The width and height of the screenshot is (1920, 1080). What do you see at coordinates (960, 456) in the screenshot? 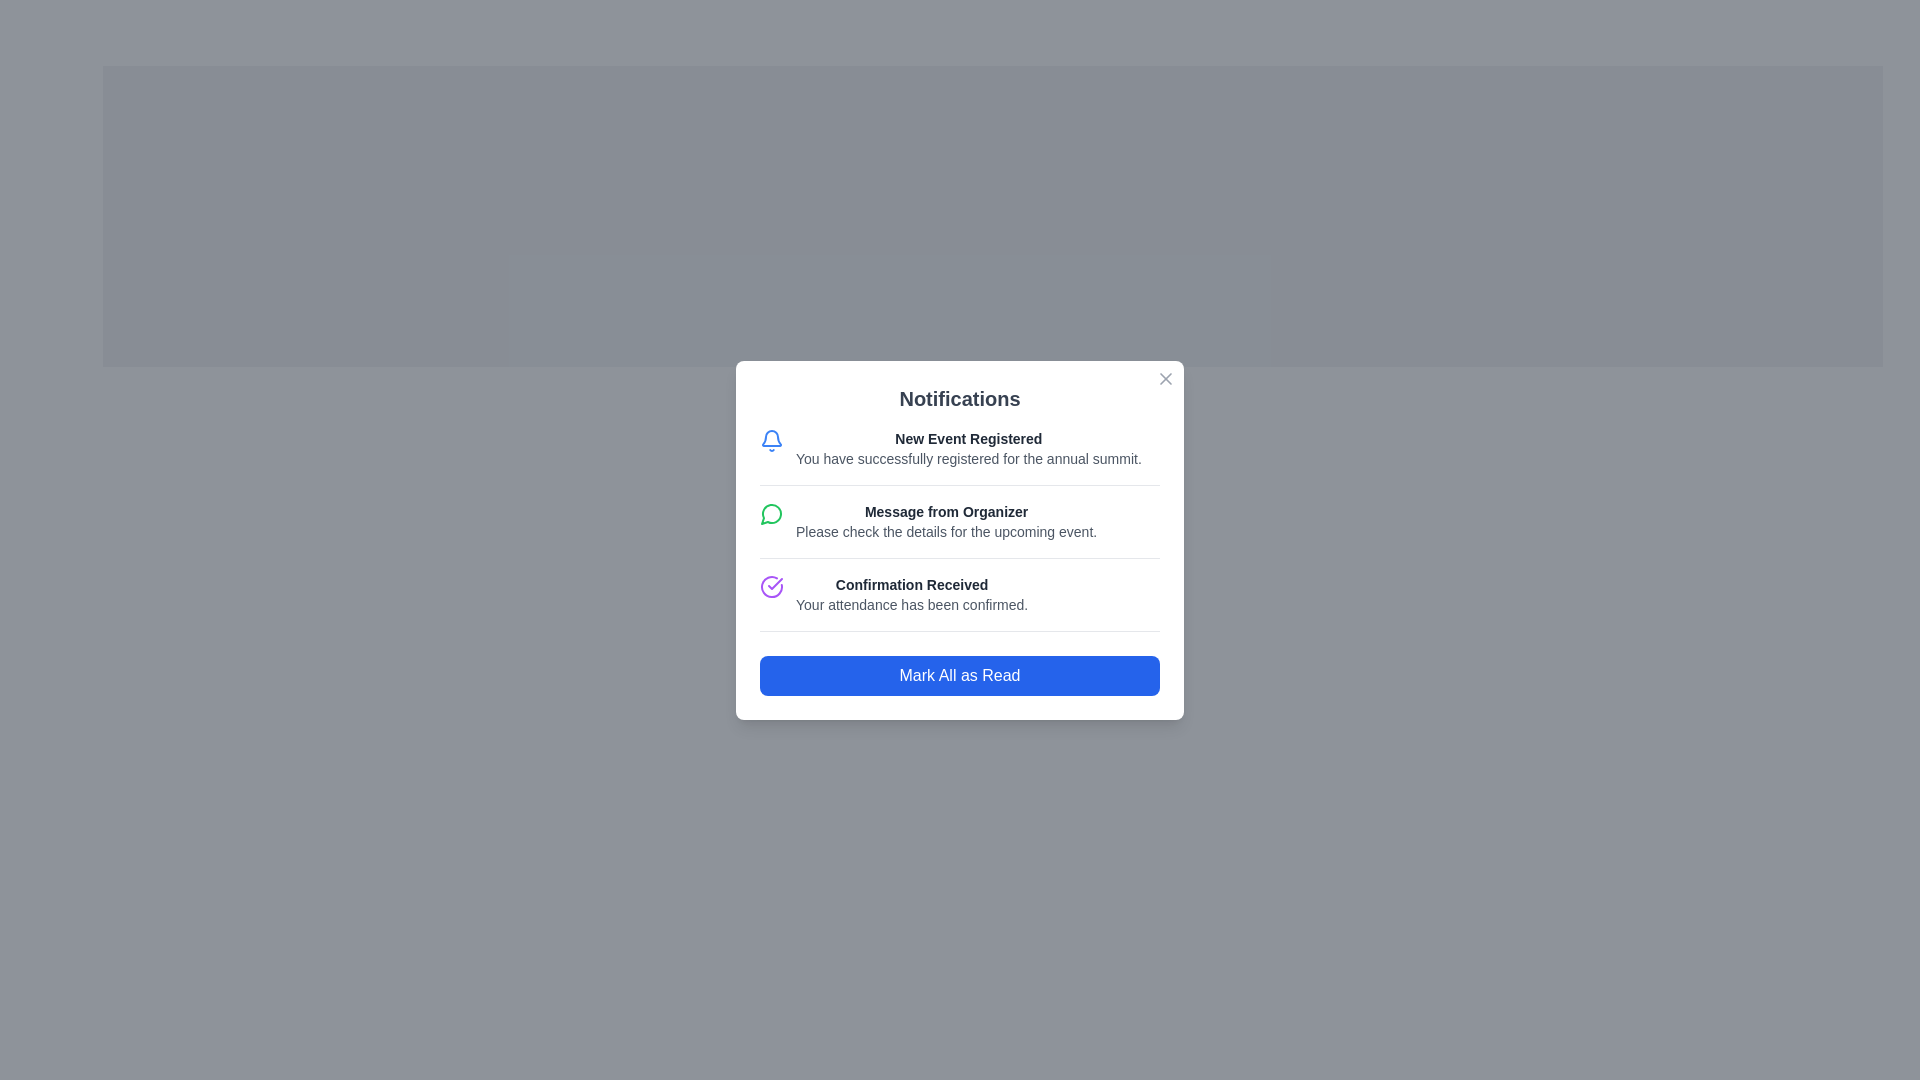
I see `the notification entry titled 'New Event Registered' in the notification dialog` at bounding box center [960, 456].